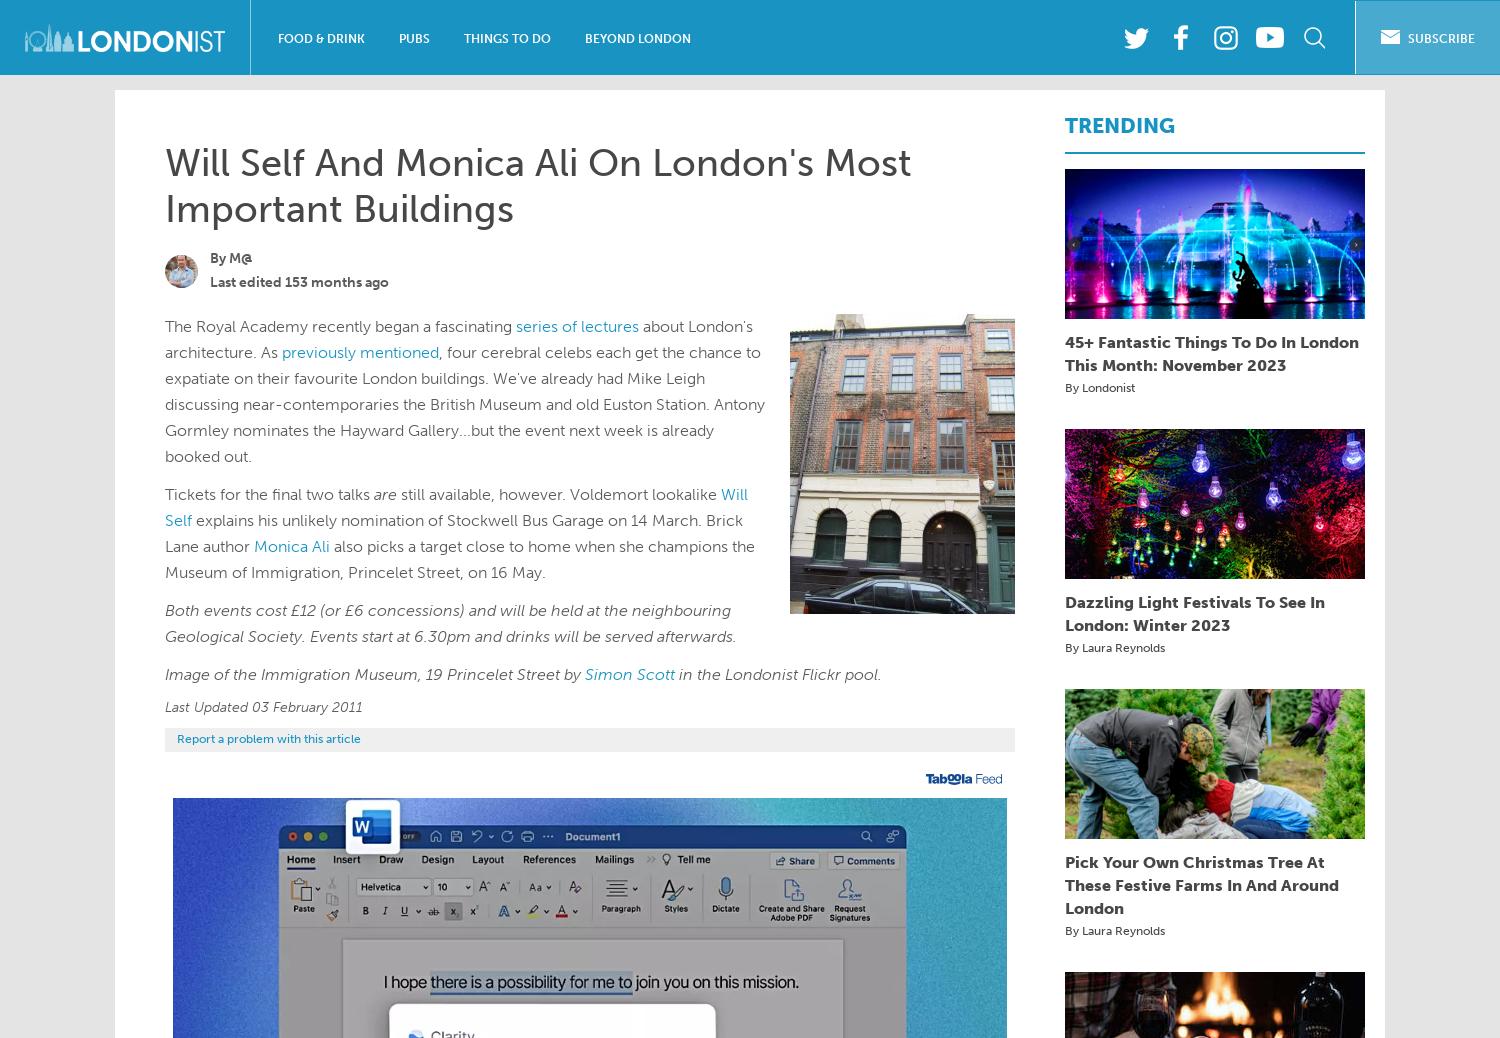  I want to click on 'still available, however. Voldemort lookalike', so click(559, 494).